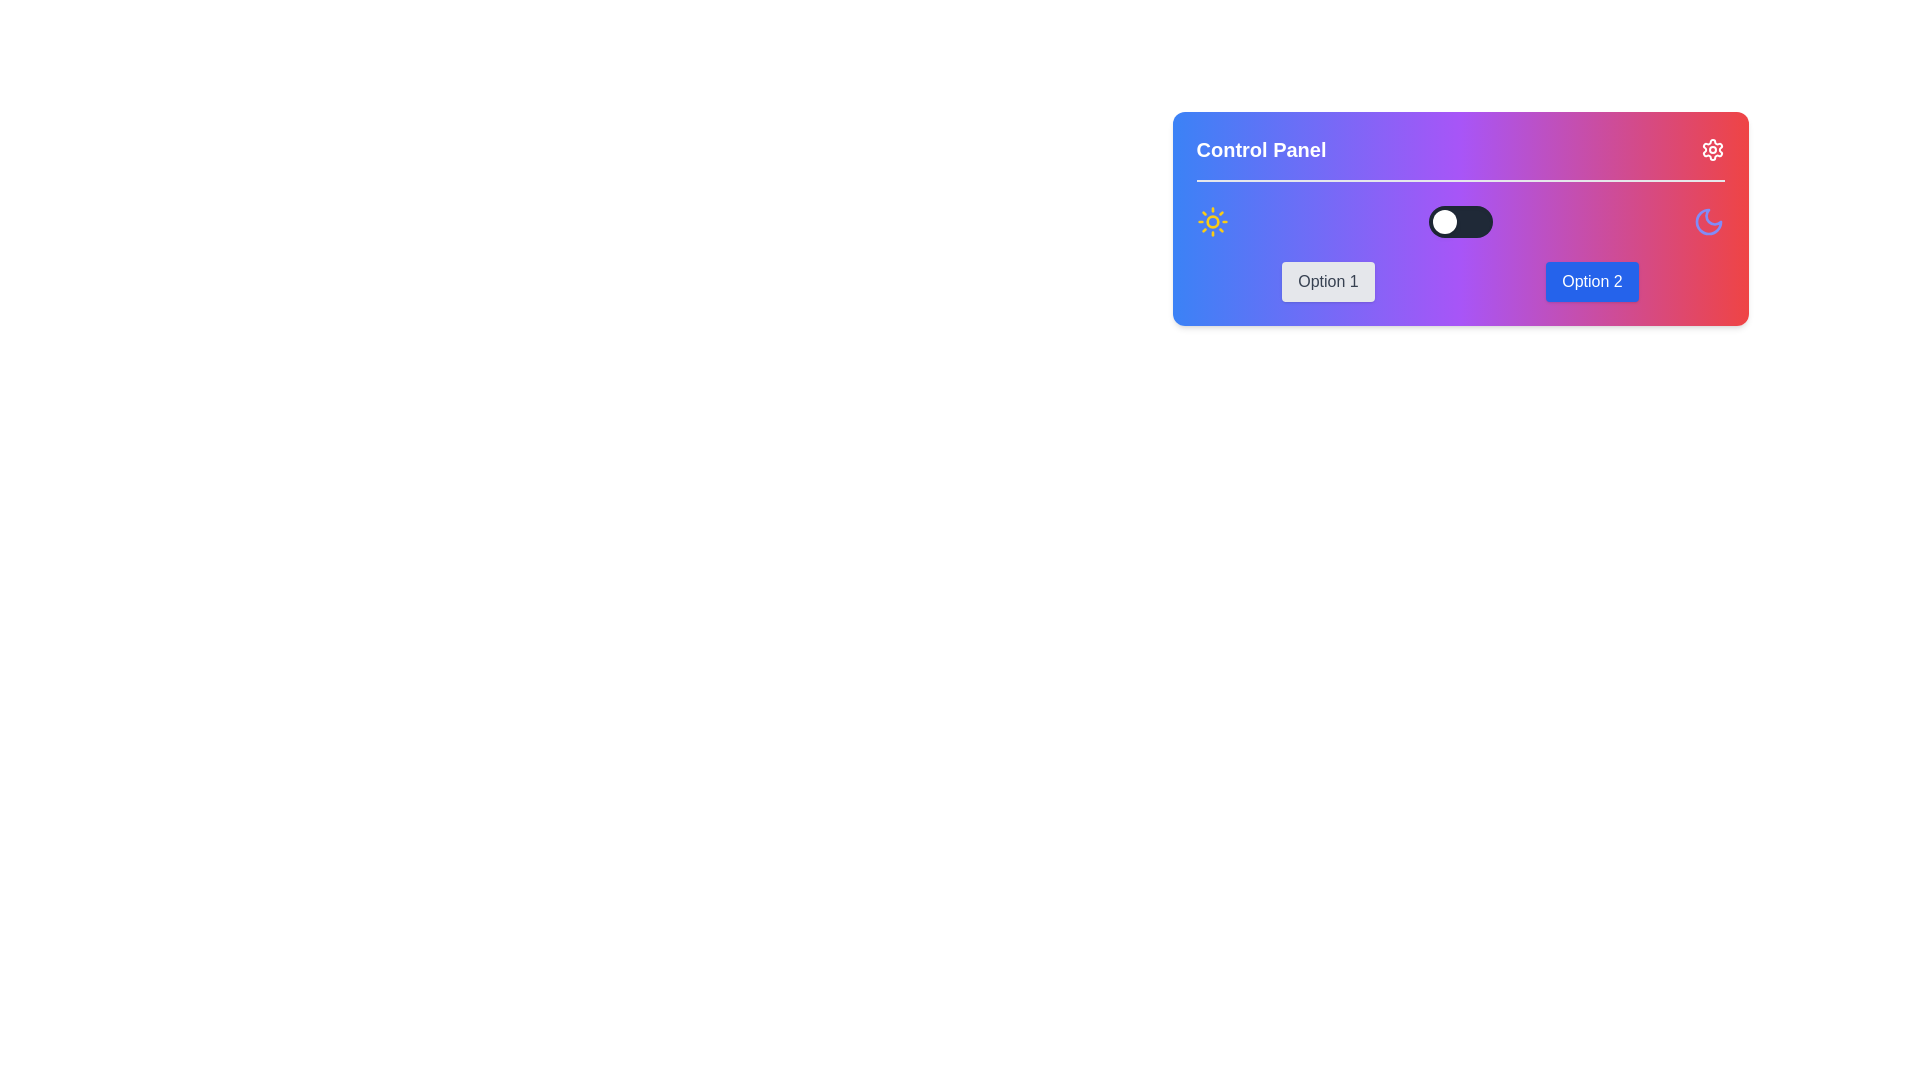 Image resolution: width=1920 pixels, height=1080 pixels. What do you see at coordinates (1711, 149) in the screenshot?
I see `the gear-shaped 'Settings' icon located at the top-right corner of the 'Control Panel'` at bounding box center [1711, 149].